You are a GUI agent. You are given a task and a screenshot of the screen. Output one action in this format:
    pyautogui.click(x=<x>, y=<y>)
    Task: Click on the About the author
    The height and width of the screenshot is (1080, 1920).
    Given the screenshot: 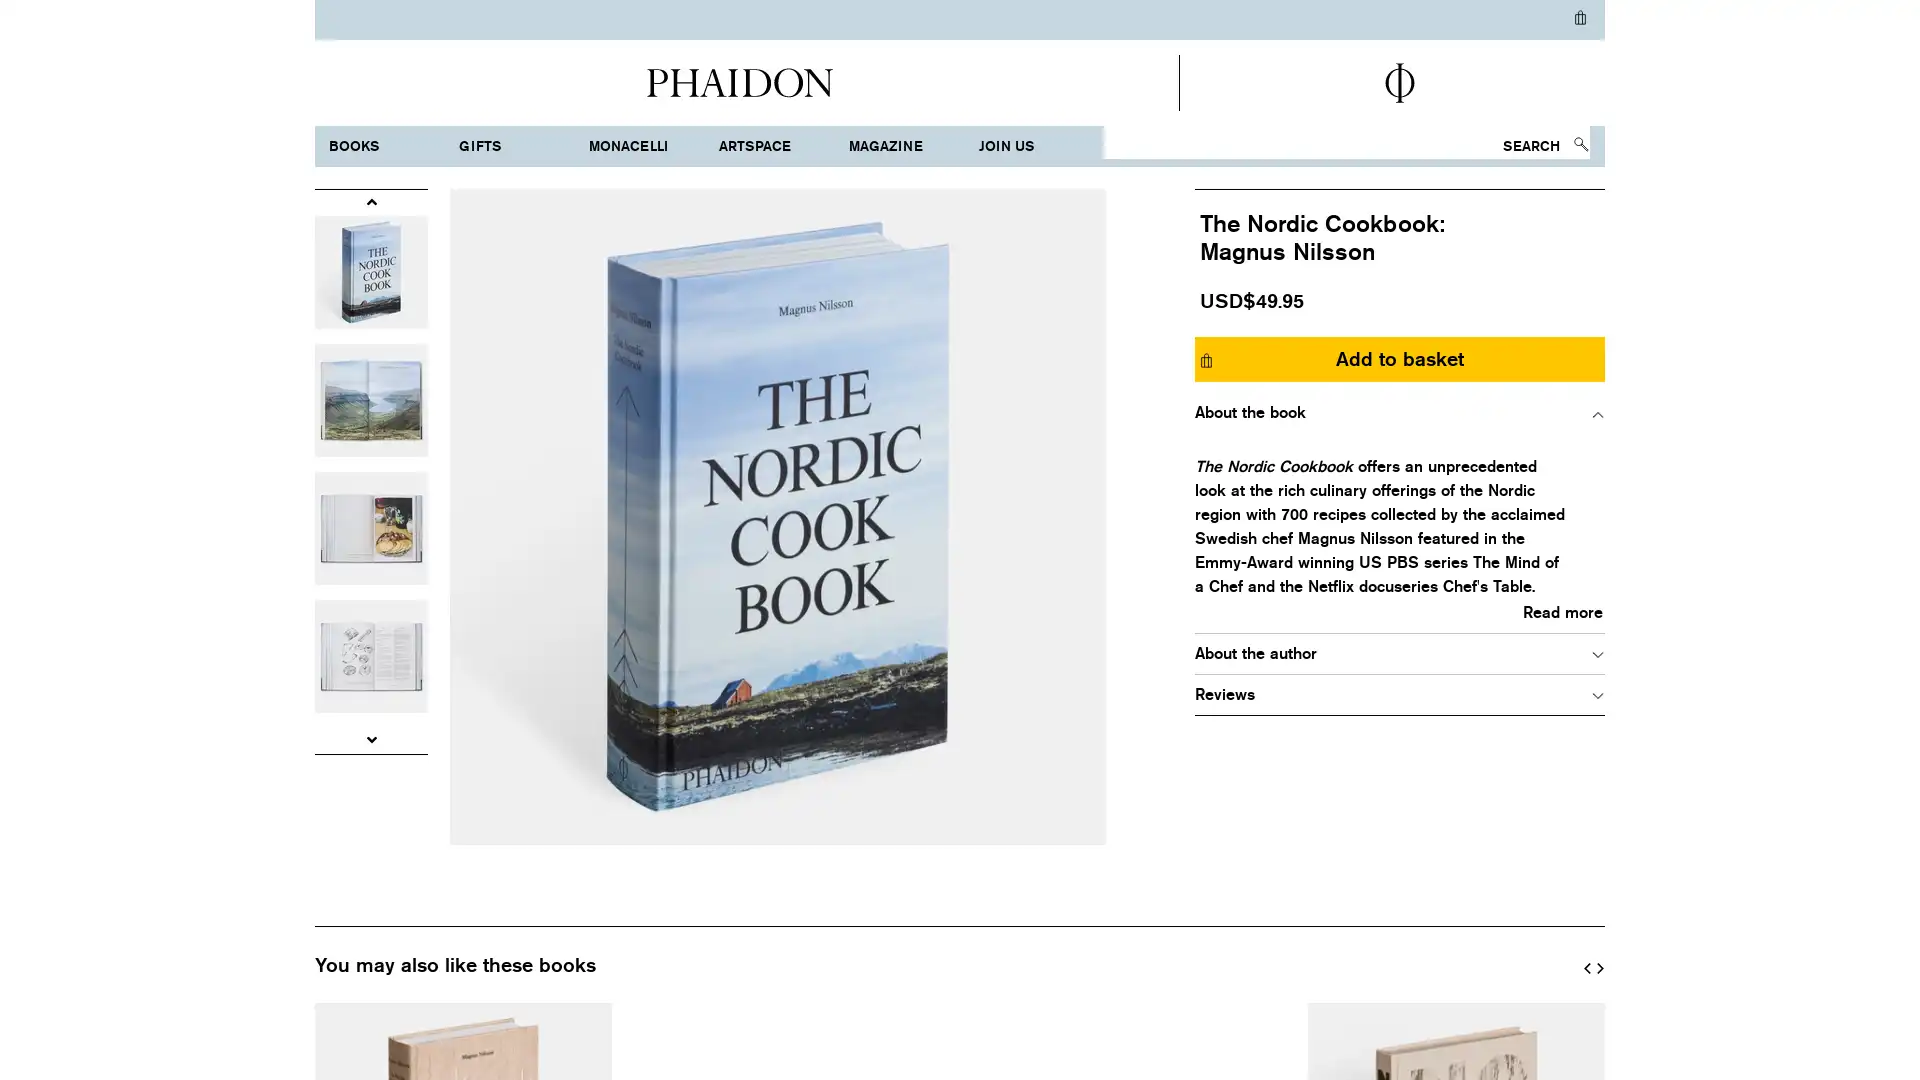 What is the action you would take?
    pyautogui.click(x=1399, y=652)
    